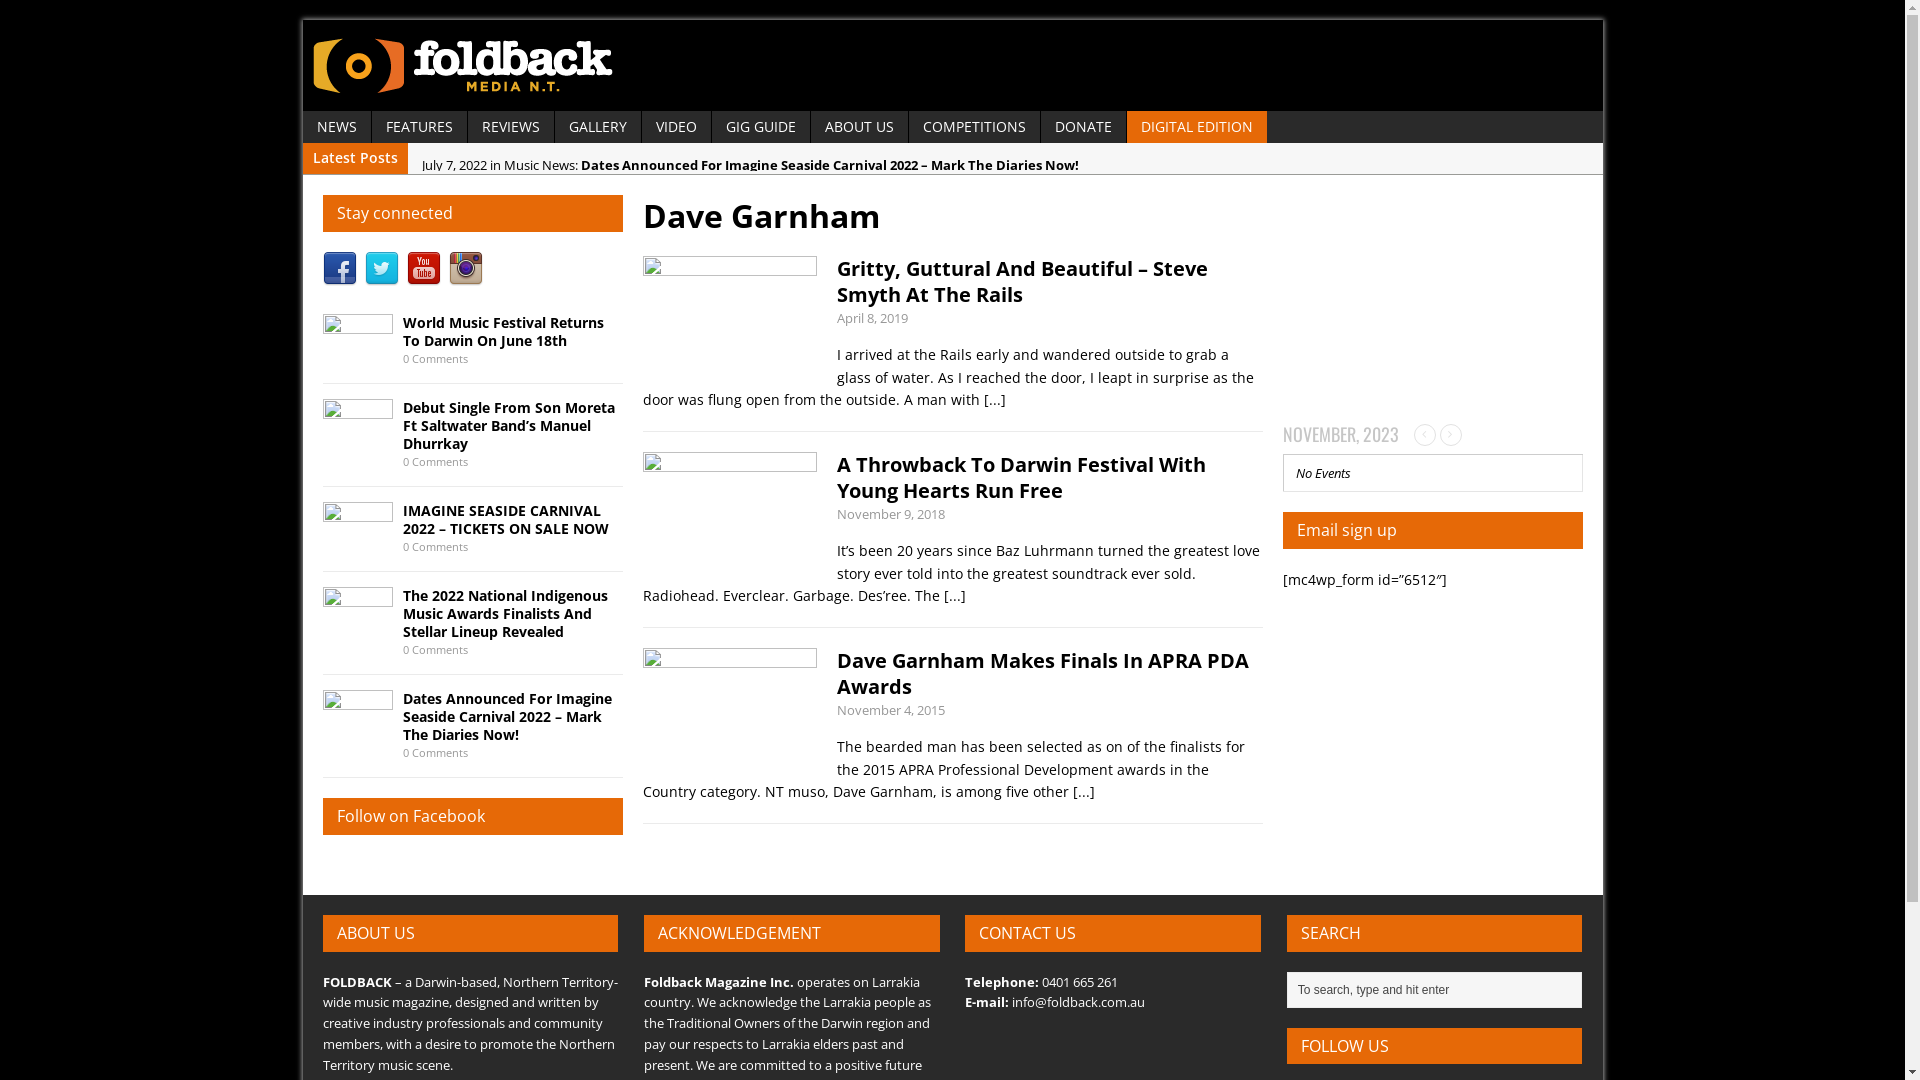 This screenshot has width=1920, height=1080. I want to click on 'A Throwback To Darwin Festival With Young Hearts Run Free', so click(1020, 477).